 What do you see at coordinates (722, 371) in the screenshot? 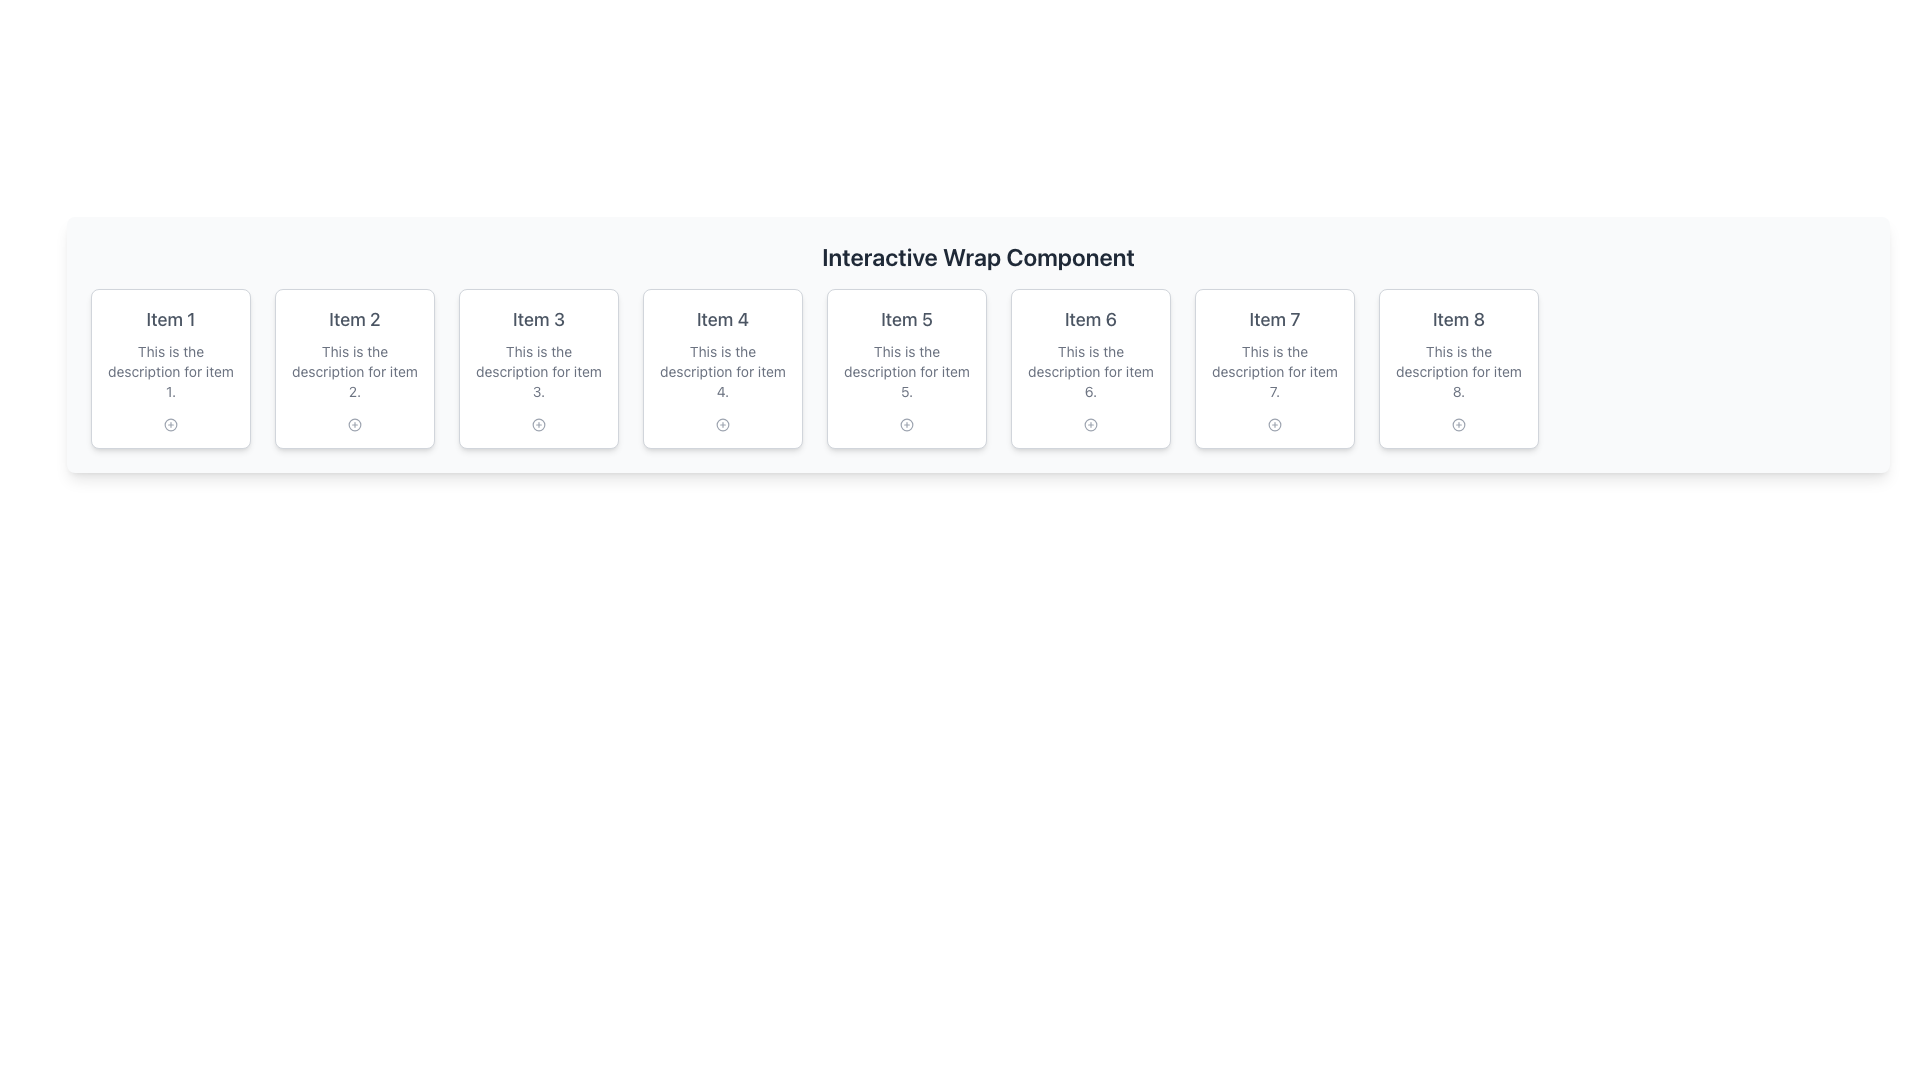
I see `the Text Display element that provides additional information about 'Item 4', which is positioned below the title and above an icon button` at bounding box center [722, 371].